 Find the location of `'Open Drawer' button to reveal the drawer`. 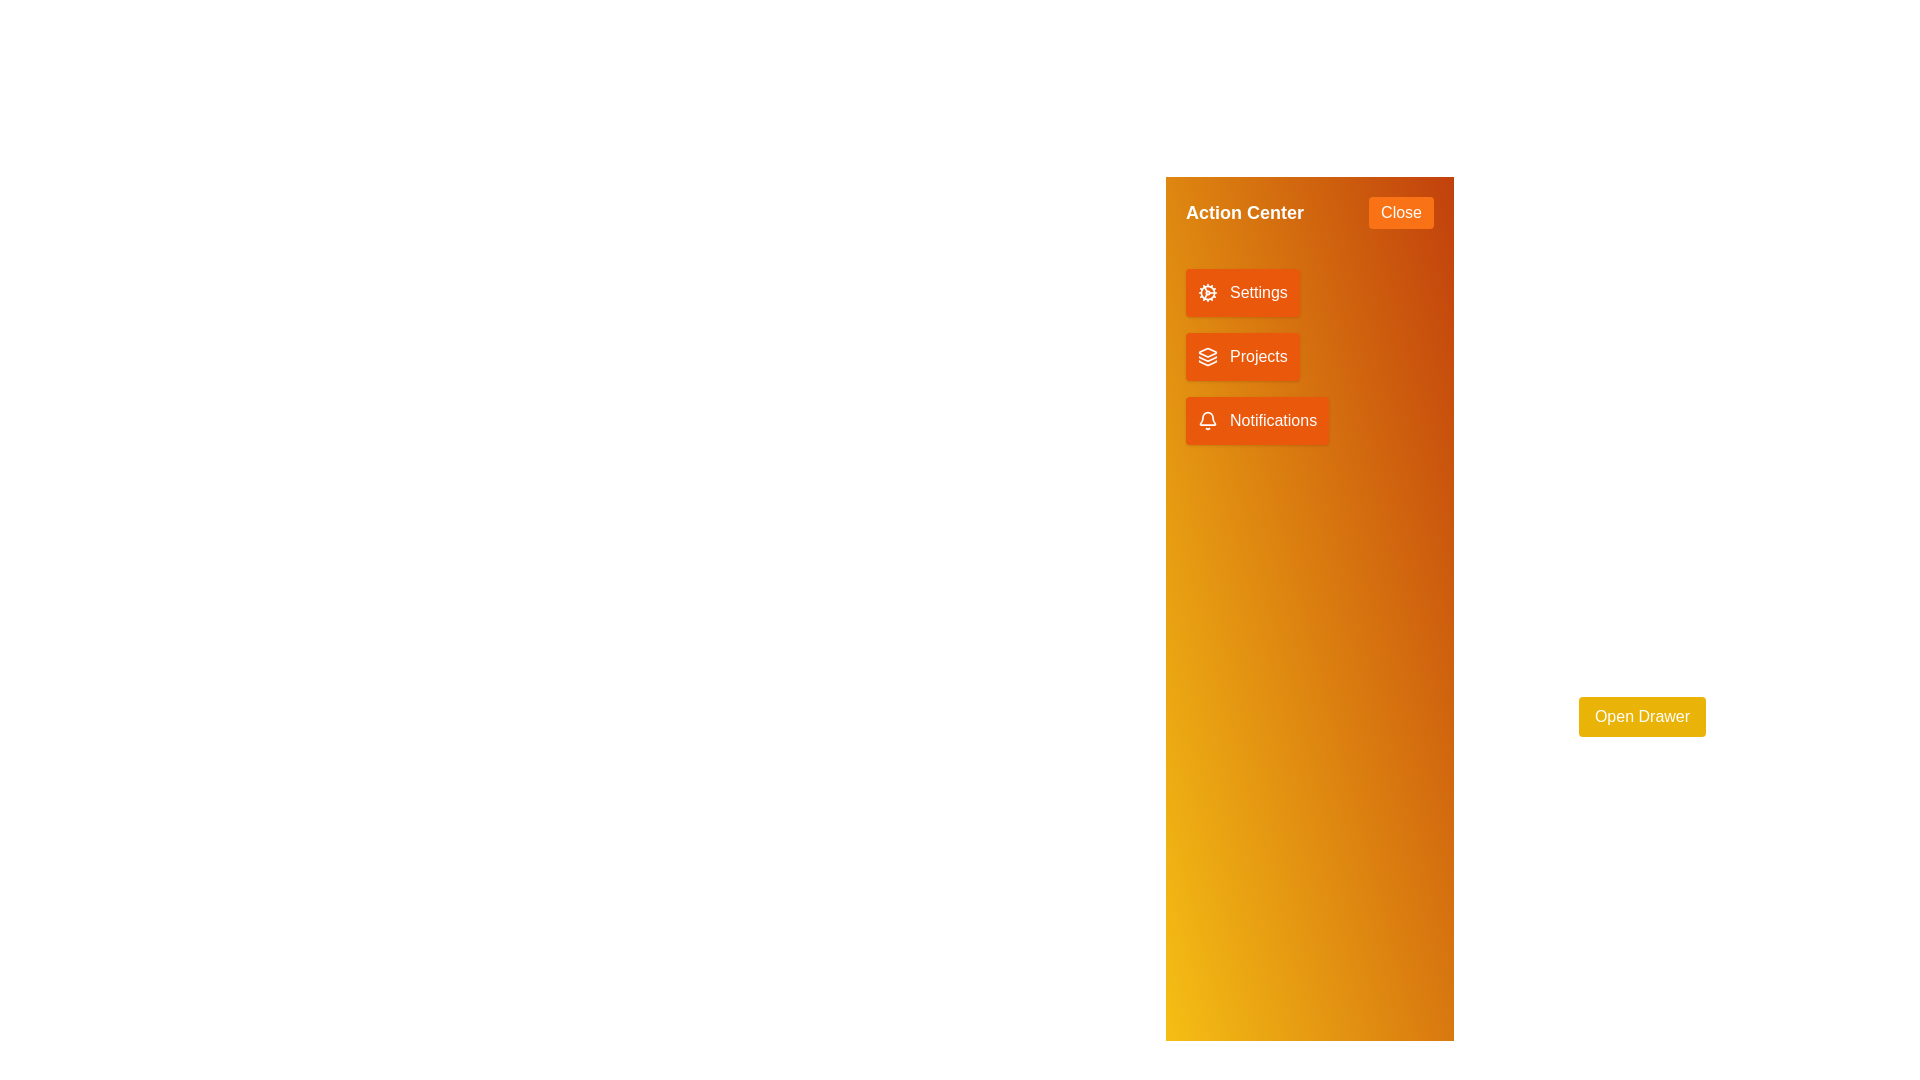

'Open Drawer' button to reveal the drawer is located at coordinates (1642, 716).